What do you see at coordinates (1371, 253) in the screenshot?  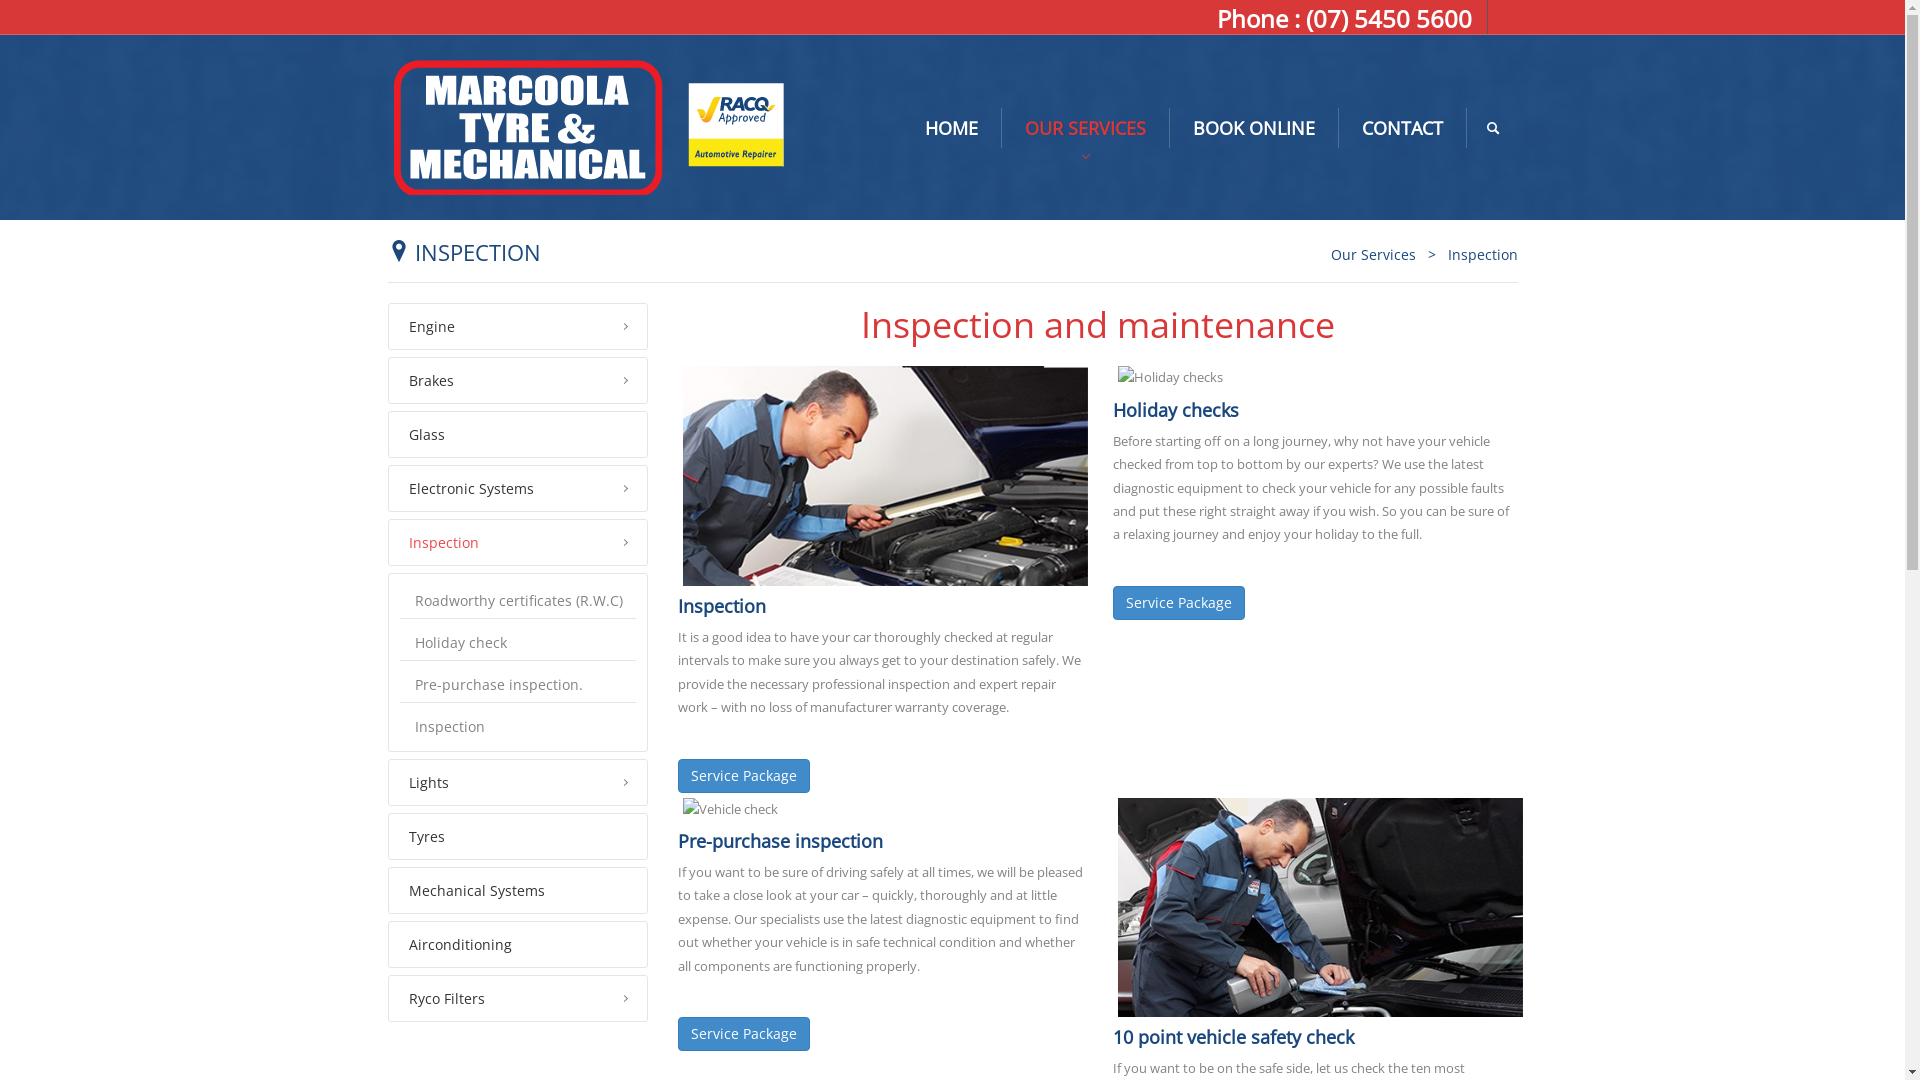 I see `'Our Services'` at bounding box center [1371, 253].